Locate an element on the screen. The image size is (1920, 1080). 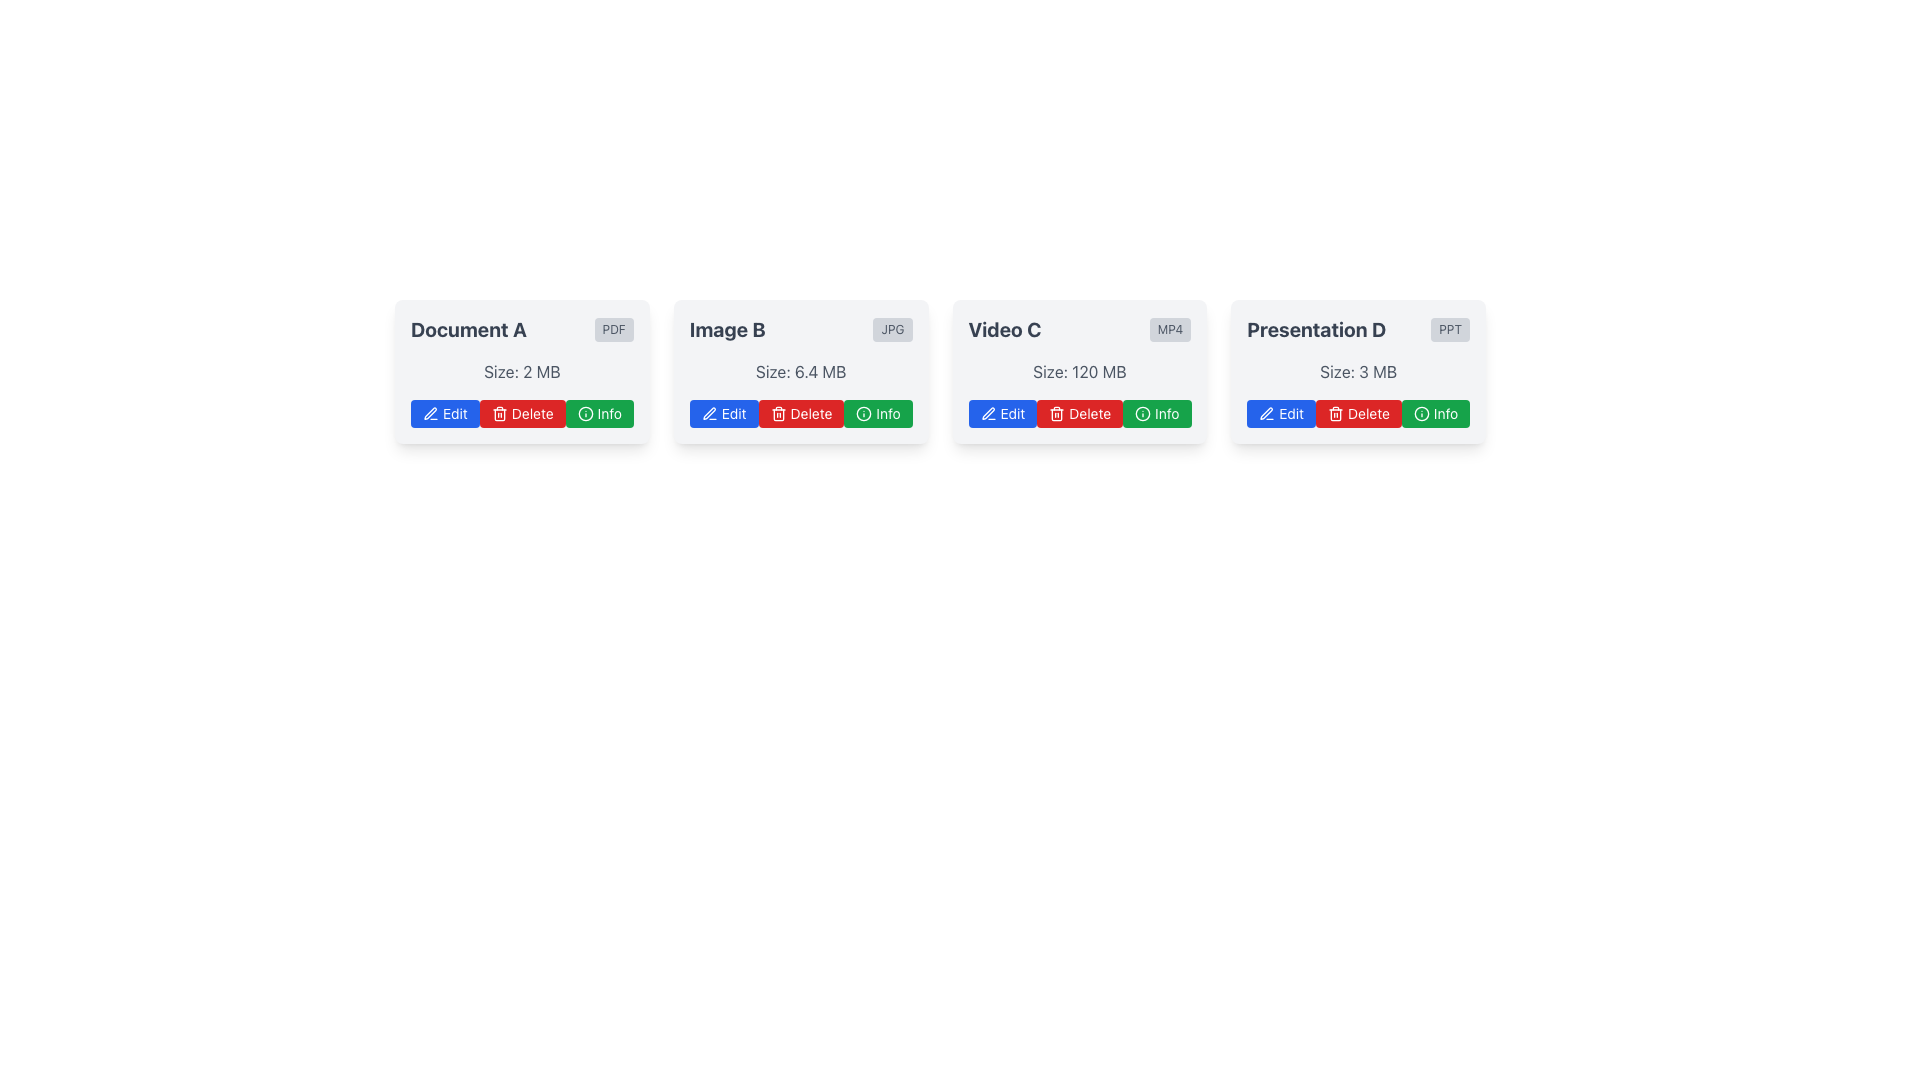
the first button in the horizontal layout of buttons within the 'Presentation D' card is located at coordinates (1281, 412).